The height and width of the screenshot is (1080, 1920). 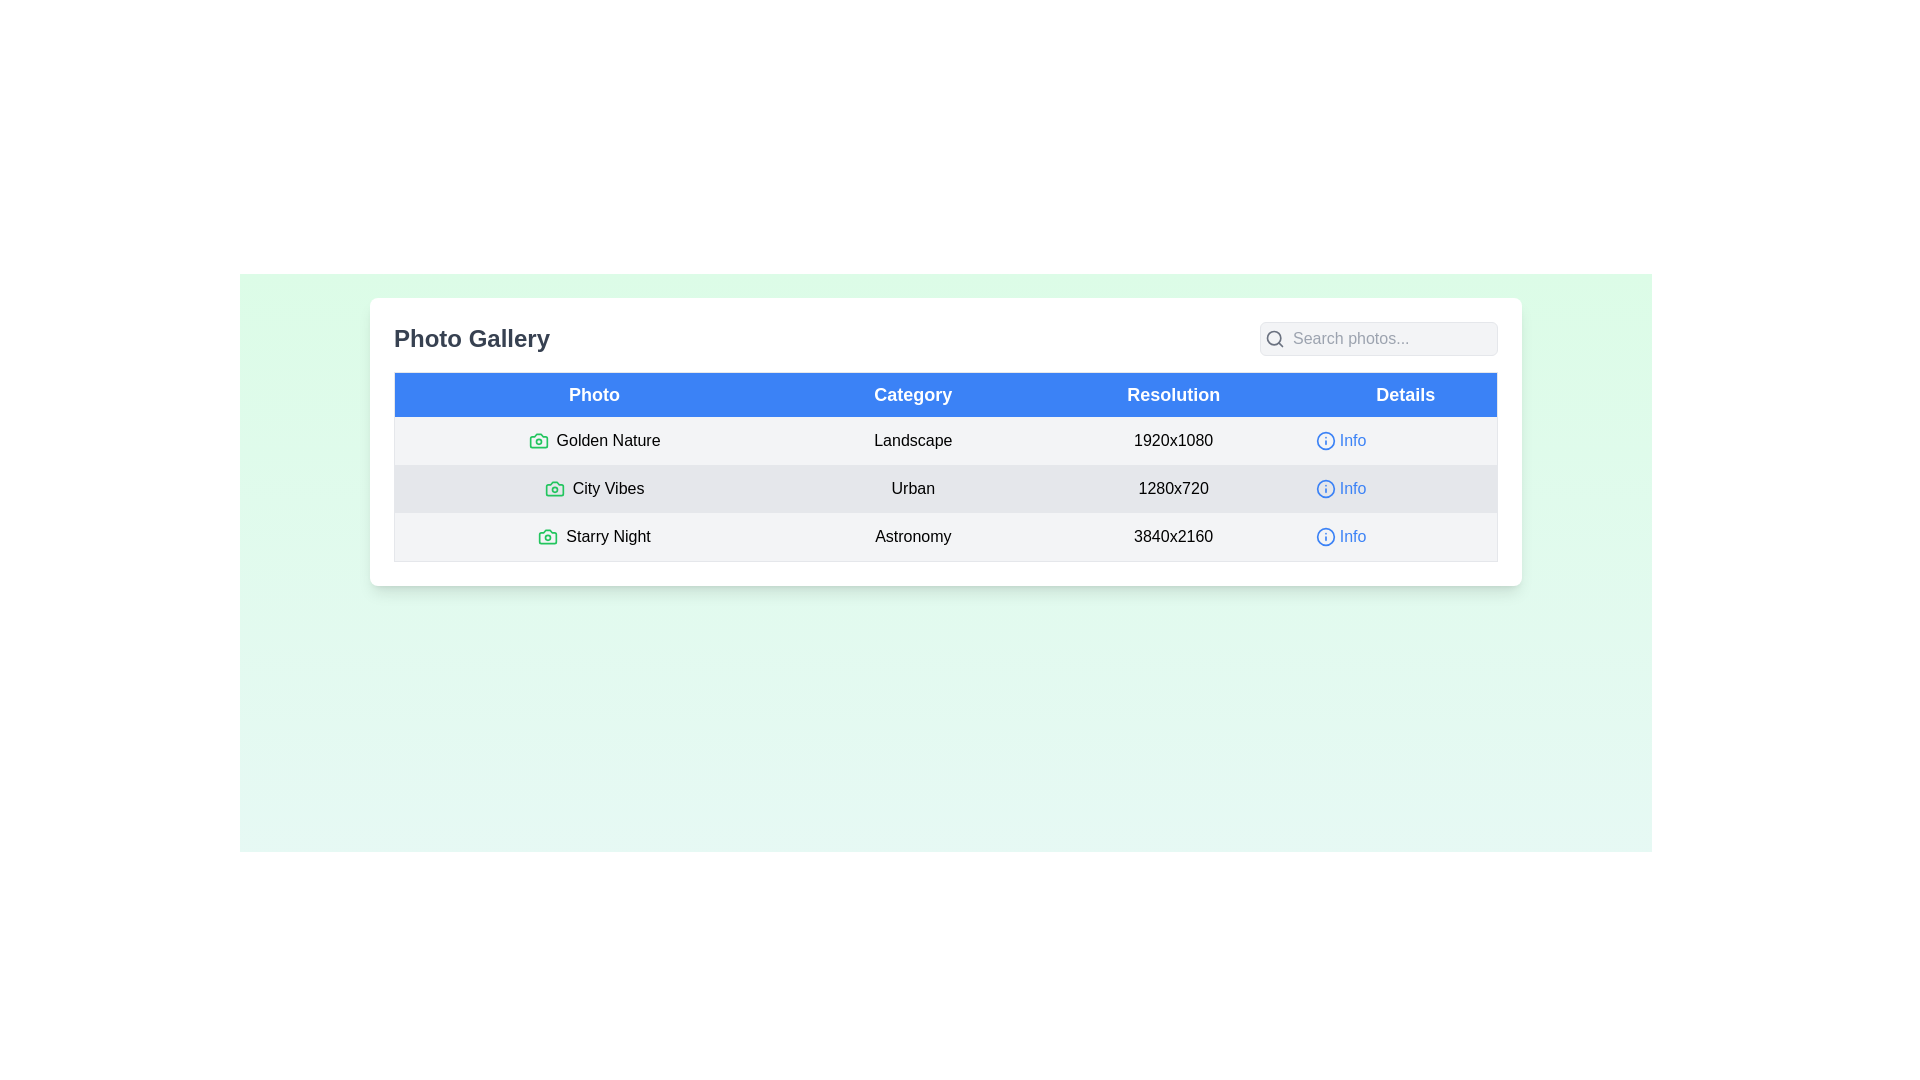 I want to click on the 'City Vibes' label in the first column of the 'Photo Gallery' table, so click(x=593, y=489).